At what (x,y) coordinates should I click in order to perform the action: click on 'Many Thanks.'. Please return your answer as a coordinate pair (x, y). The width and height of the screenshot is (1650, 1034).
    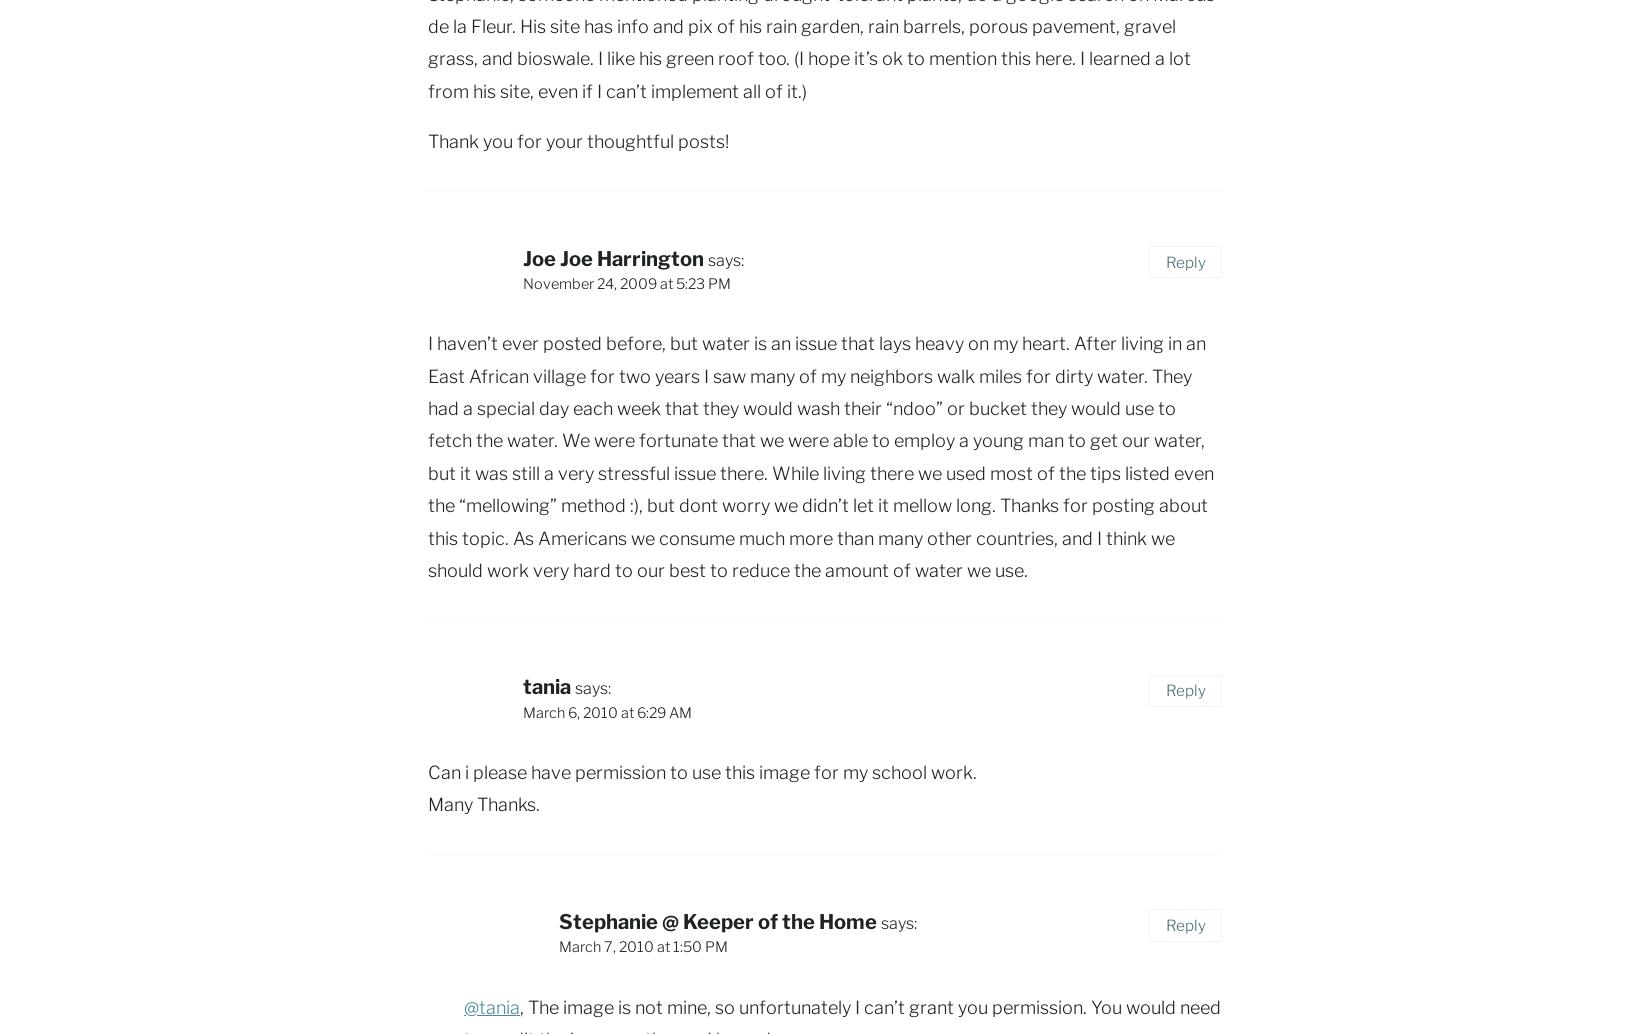
    Looking at the image, I should click on (482, 803).